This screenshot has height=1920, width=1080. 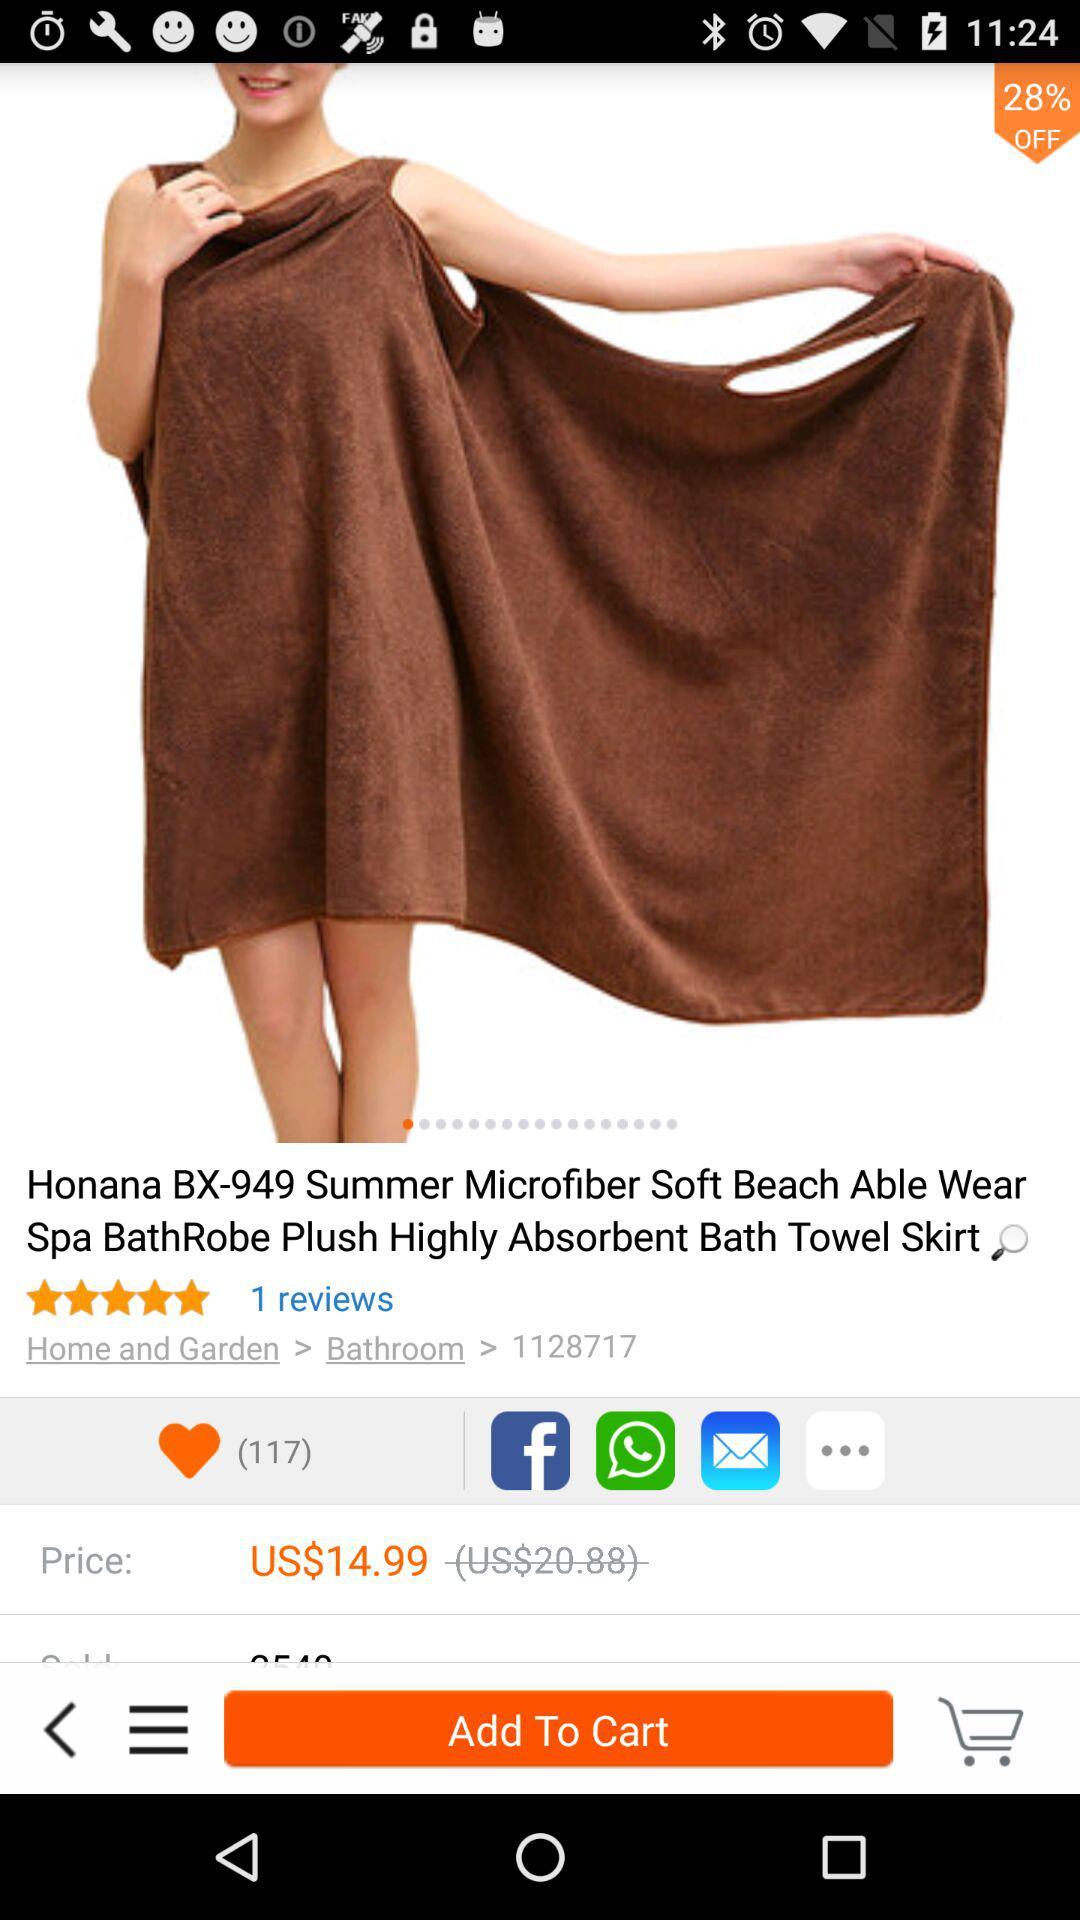 What do you see at coordinates (740, 1450) in the screenshot?
I see `email link` at bounding box center [740, 1450].